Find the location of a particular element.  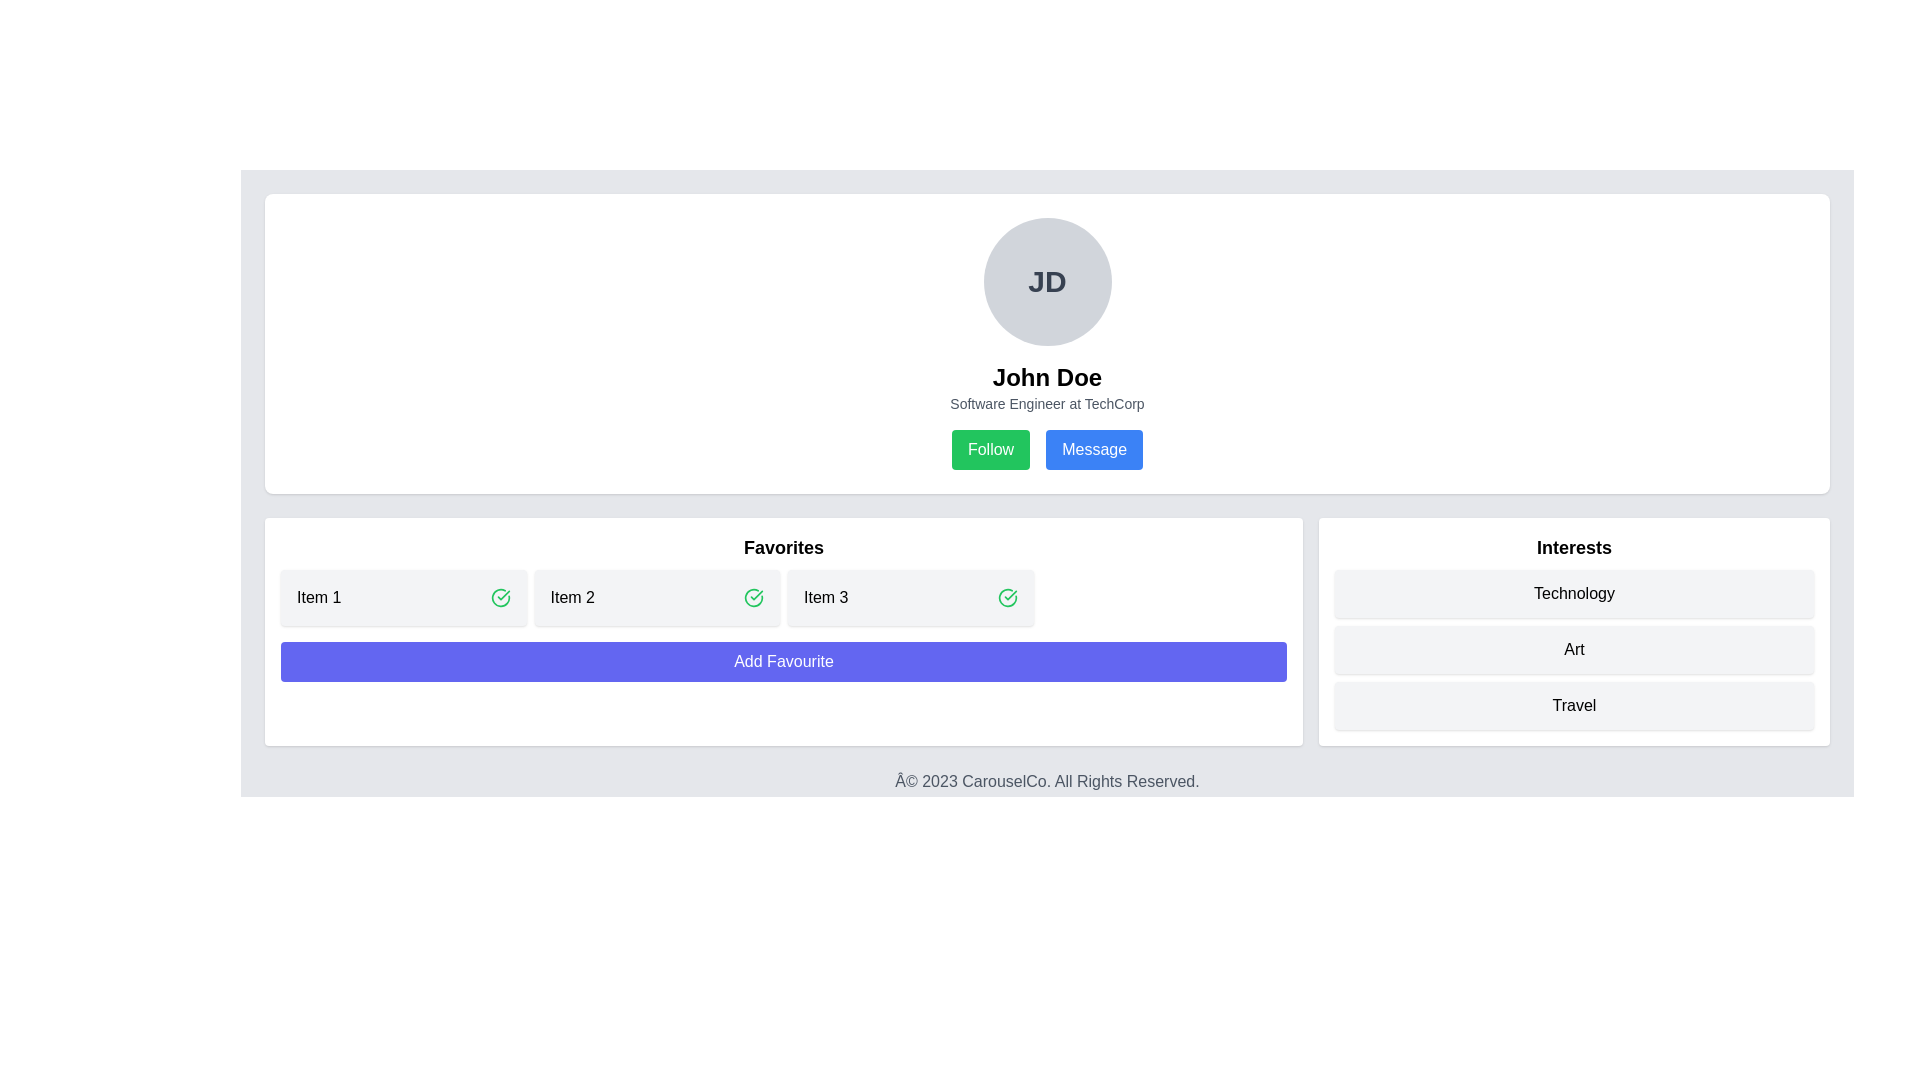

the Circle icon with a checkmark that indicates the verified or completed state for 'Item 3' in the 'Favorites' section is located at coordinates (1007, 596).